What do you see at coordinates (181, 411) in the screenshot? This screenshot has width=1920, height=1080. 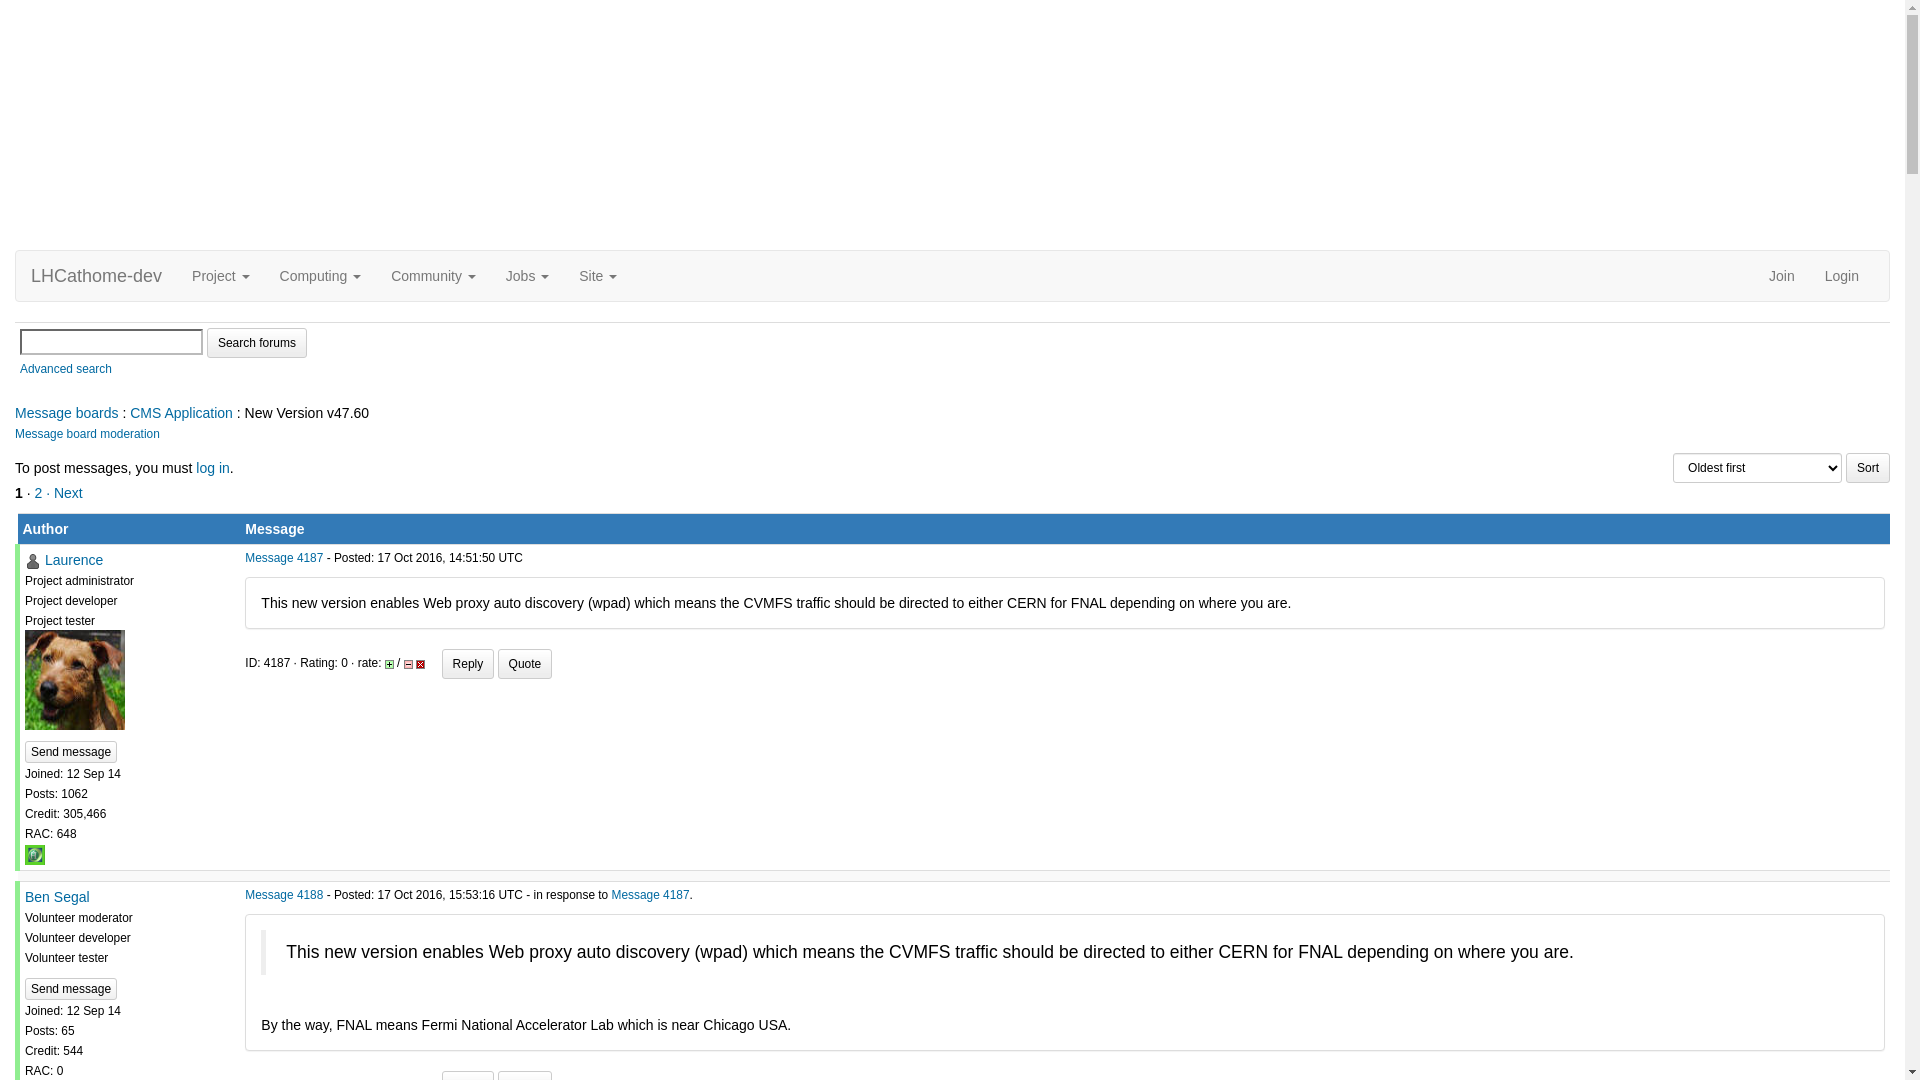 I see `'CMS Application'` at bounding box center [181, 411].